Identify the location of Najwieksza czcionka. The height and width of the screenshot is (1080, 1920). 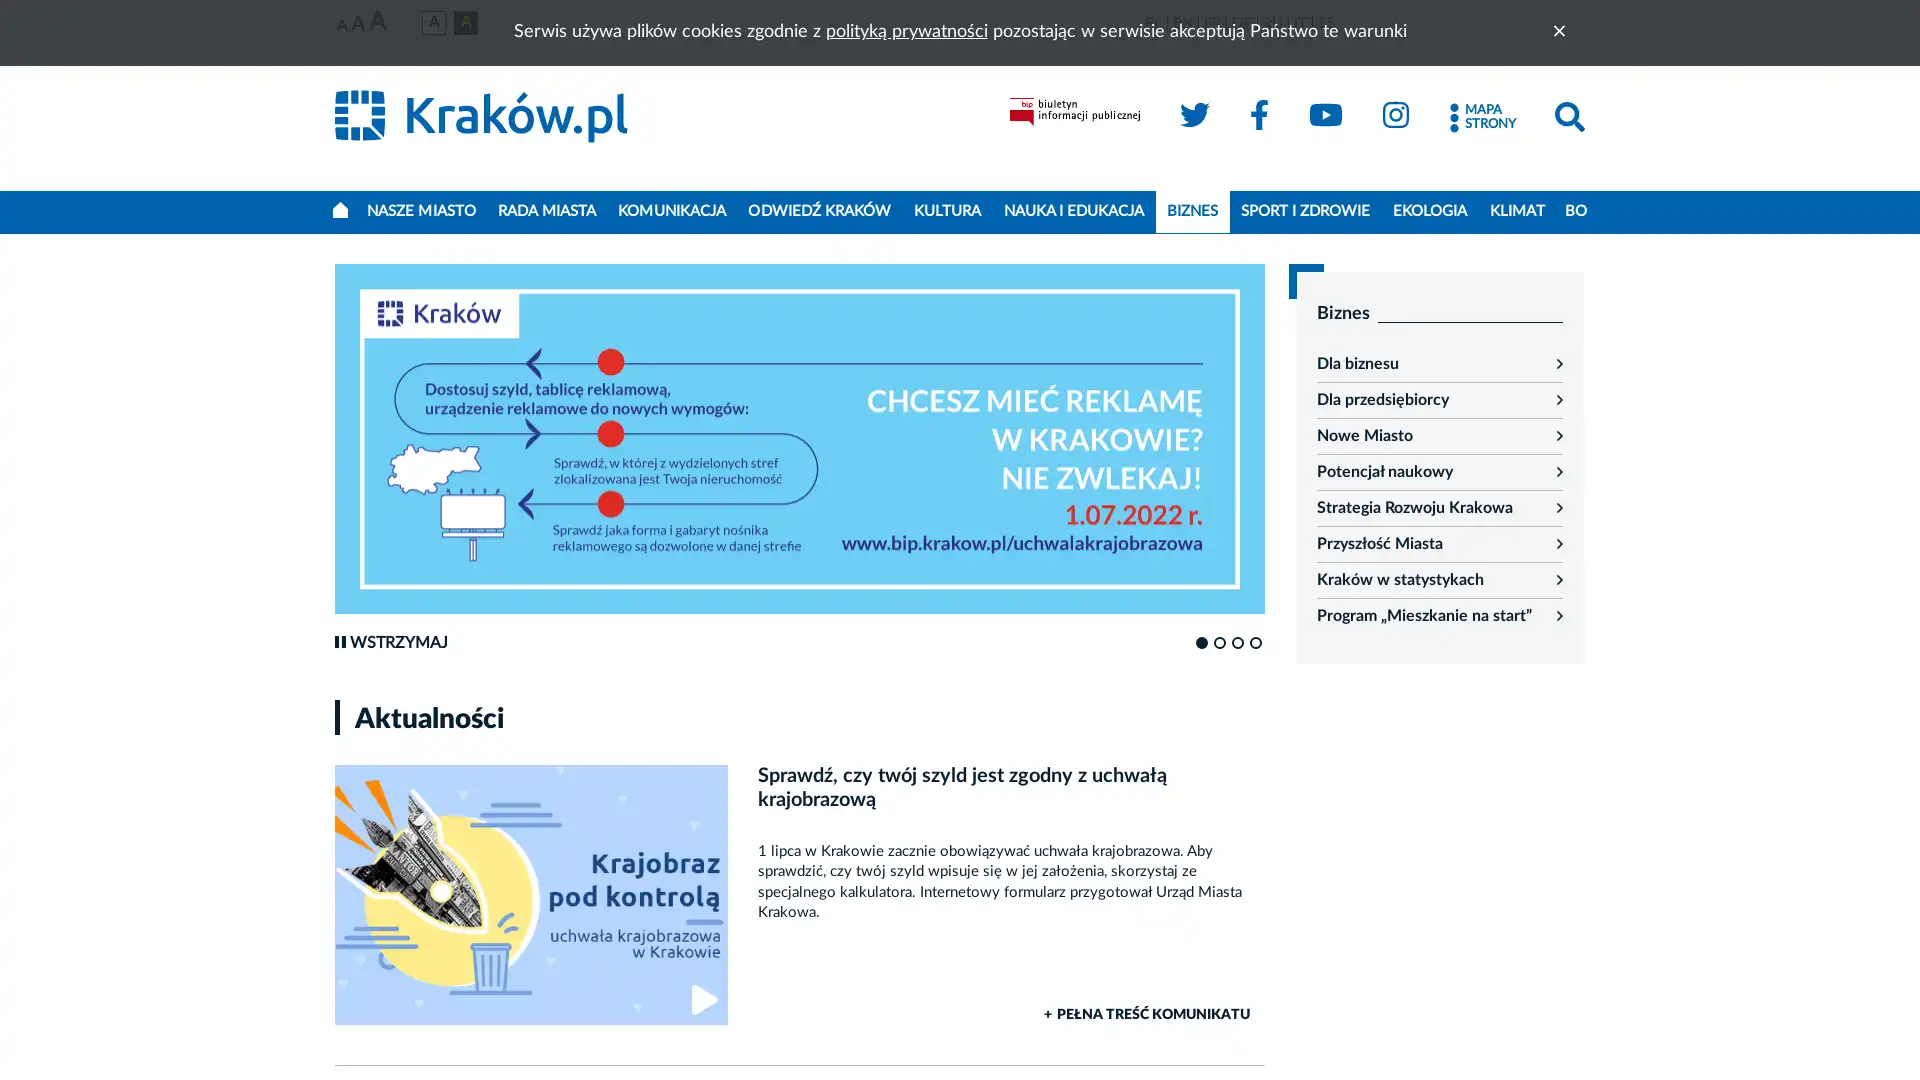
(377, 22).